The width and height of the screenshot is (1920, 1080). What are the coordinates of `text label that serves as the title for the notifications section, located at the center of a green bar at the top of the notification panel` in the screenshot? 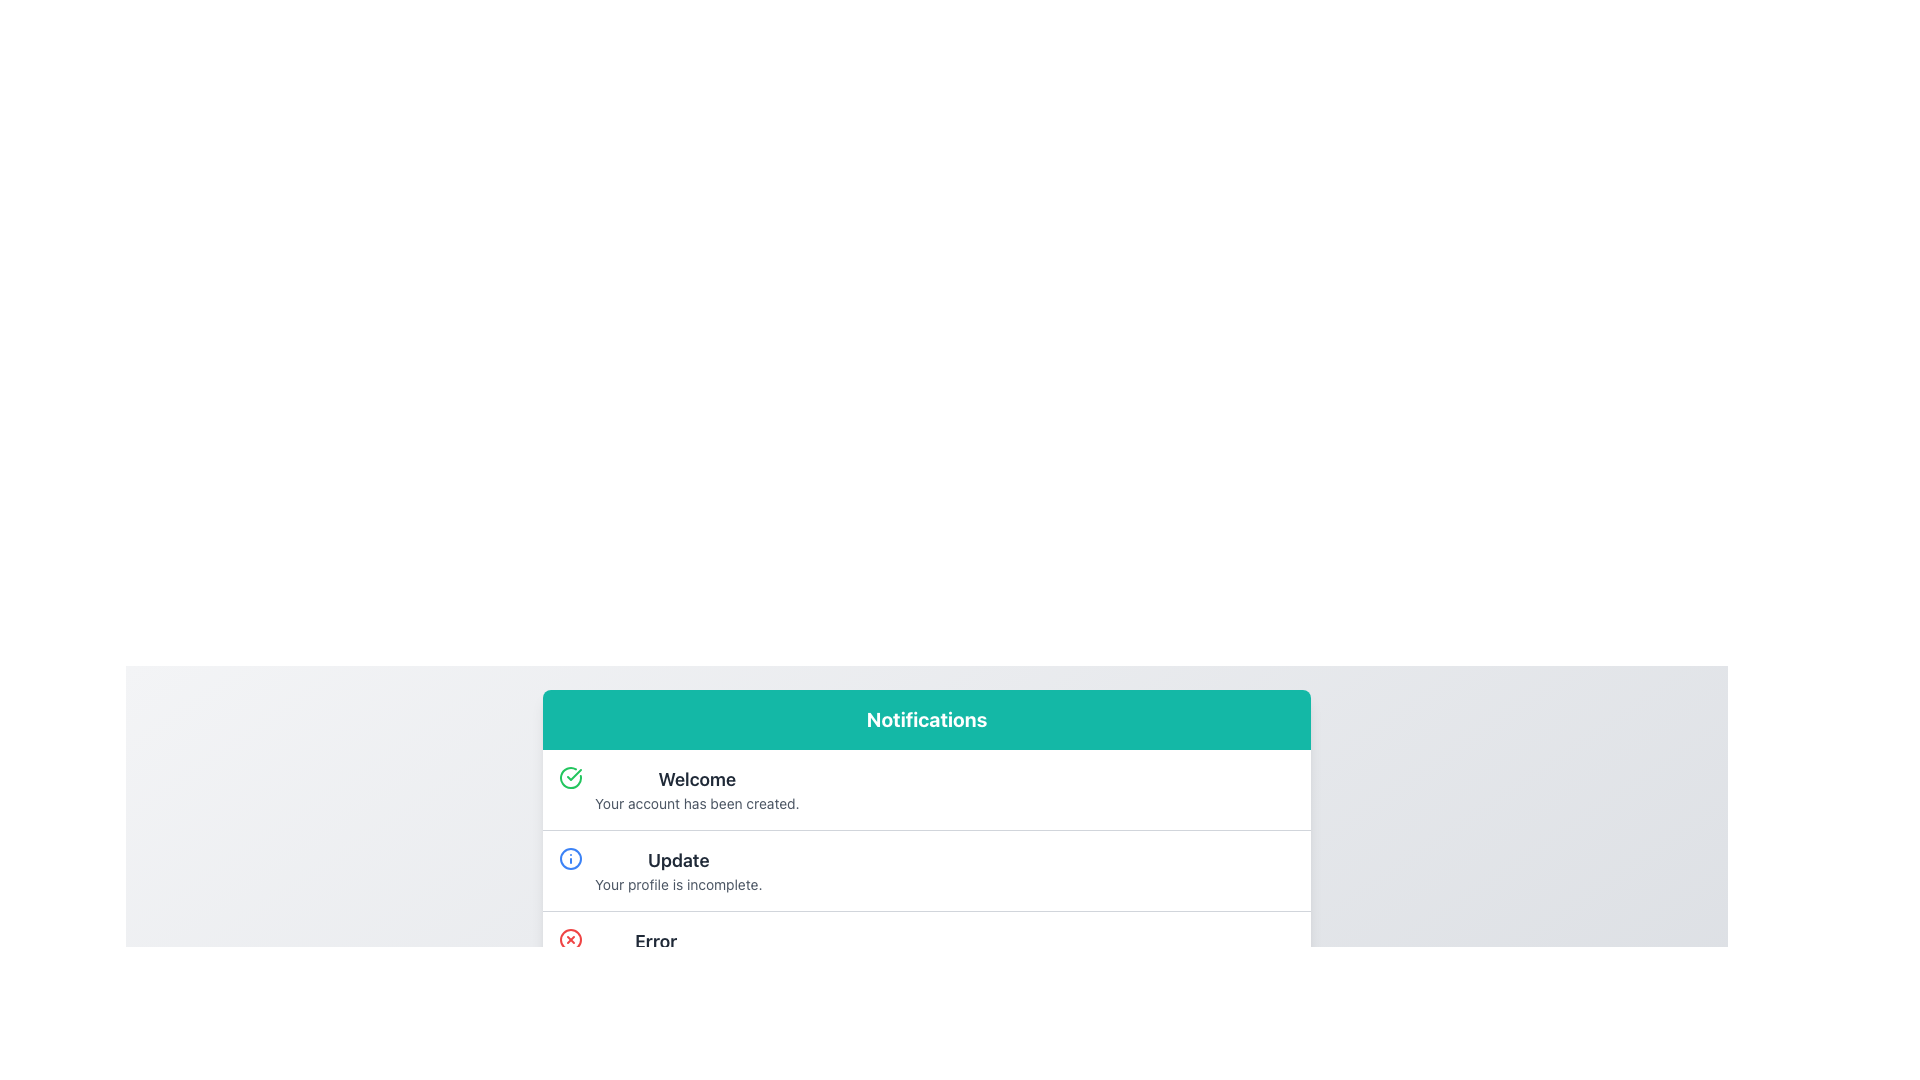 It's located at (925, 720).